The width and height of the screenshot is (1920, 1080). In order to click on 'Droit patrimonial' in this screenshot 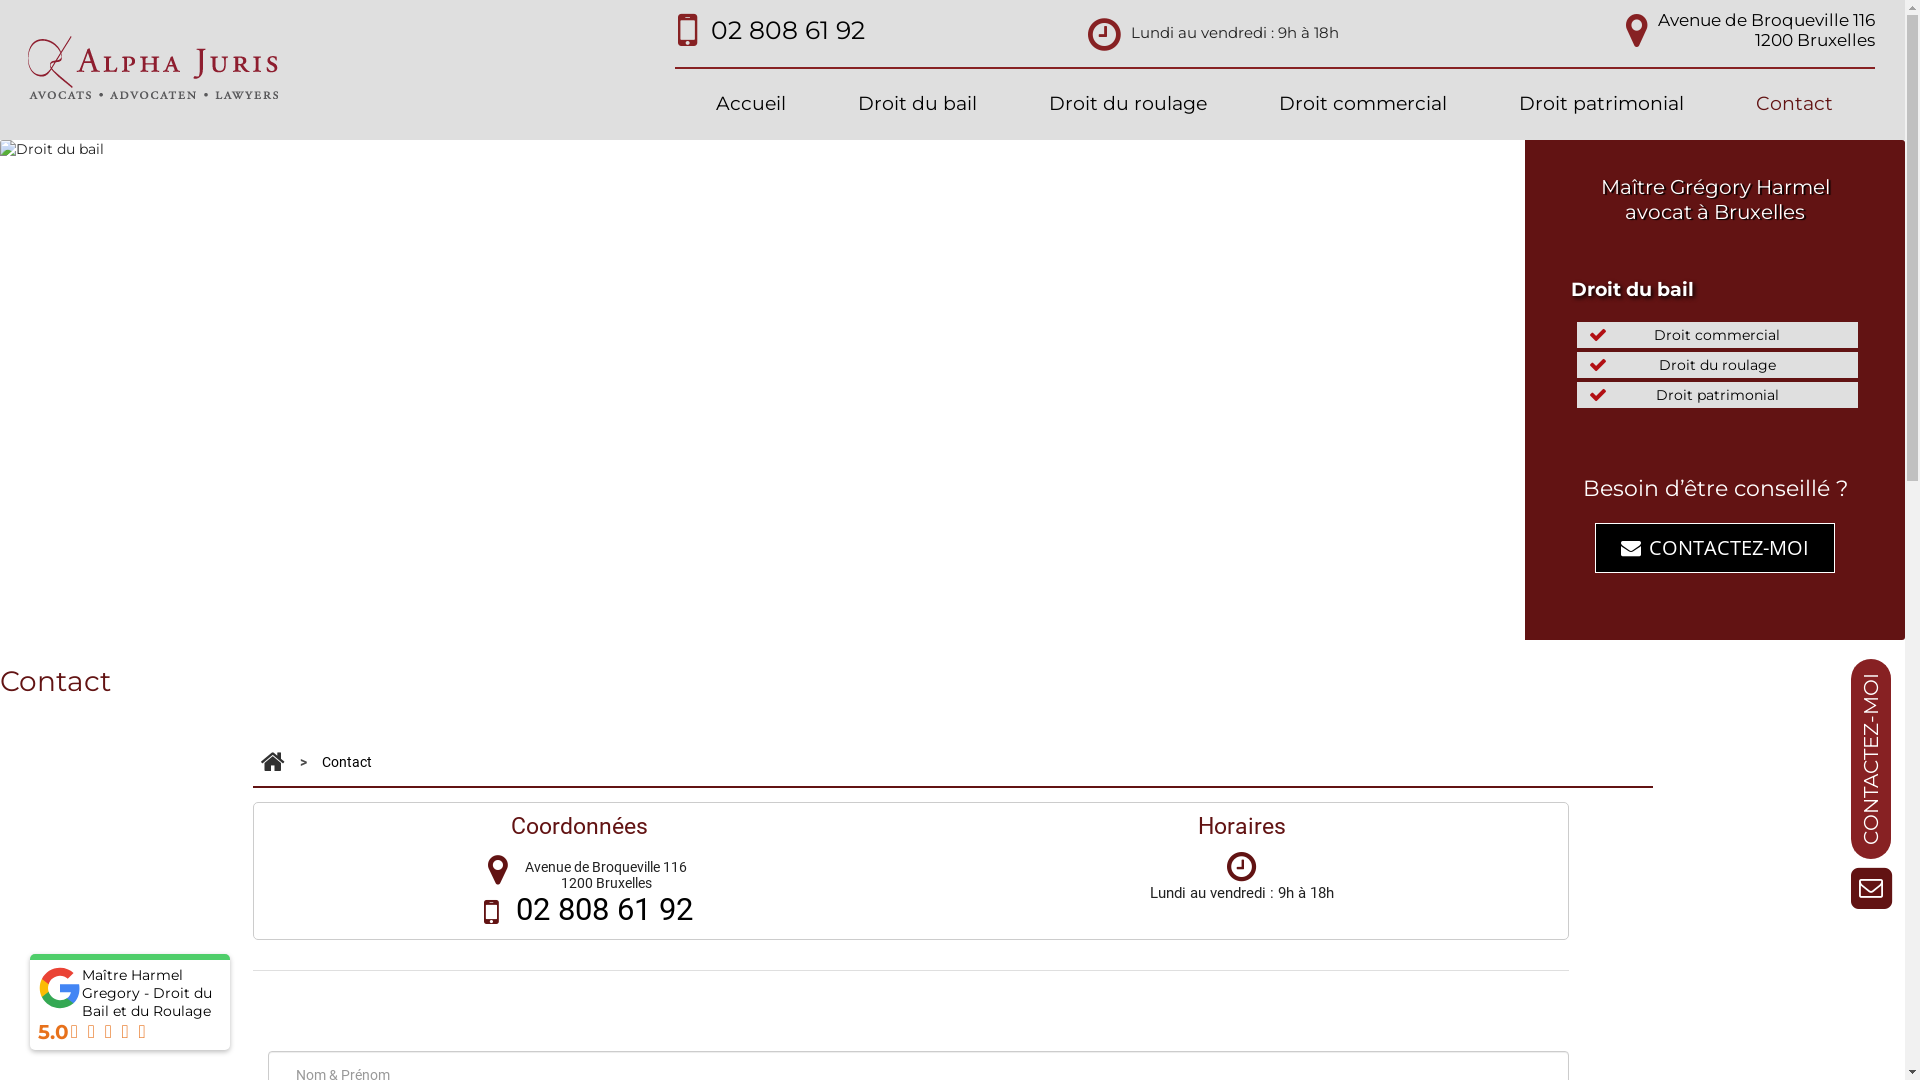, I will do `click(1601, 104)`.